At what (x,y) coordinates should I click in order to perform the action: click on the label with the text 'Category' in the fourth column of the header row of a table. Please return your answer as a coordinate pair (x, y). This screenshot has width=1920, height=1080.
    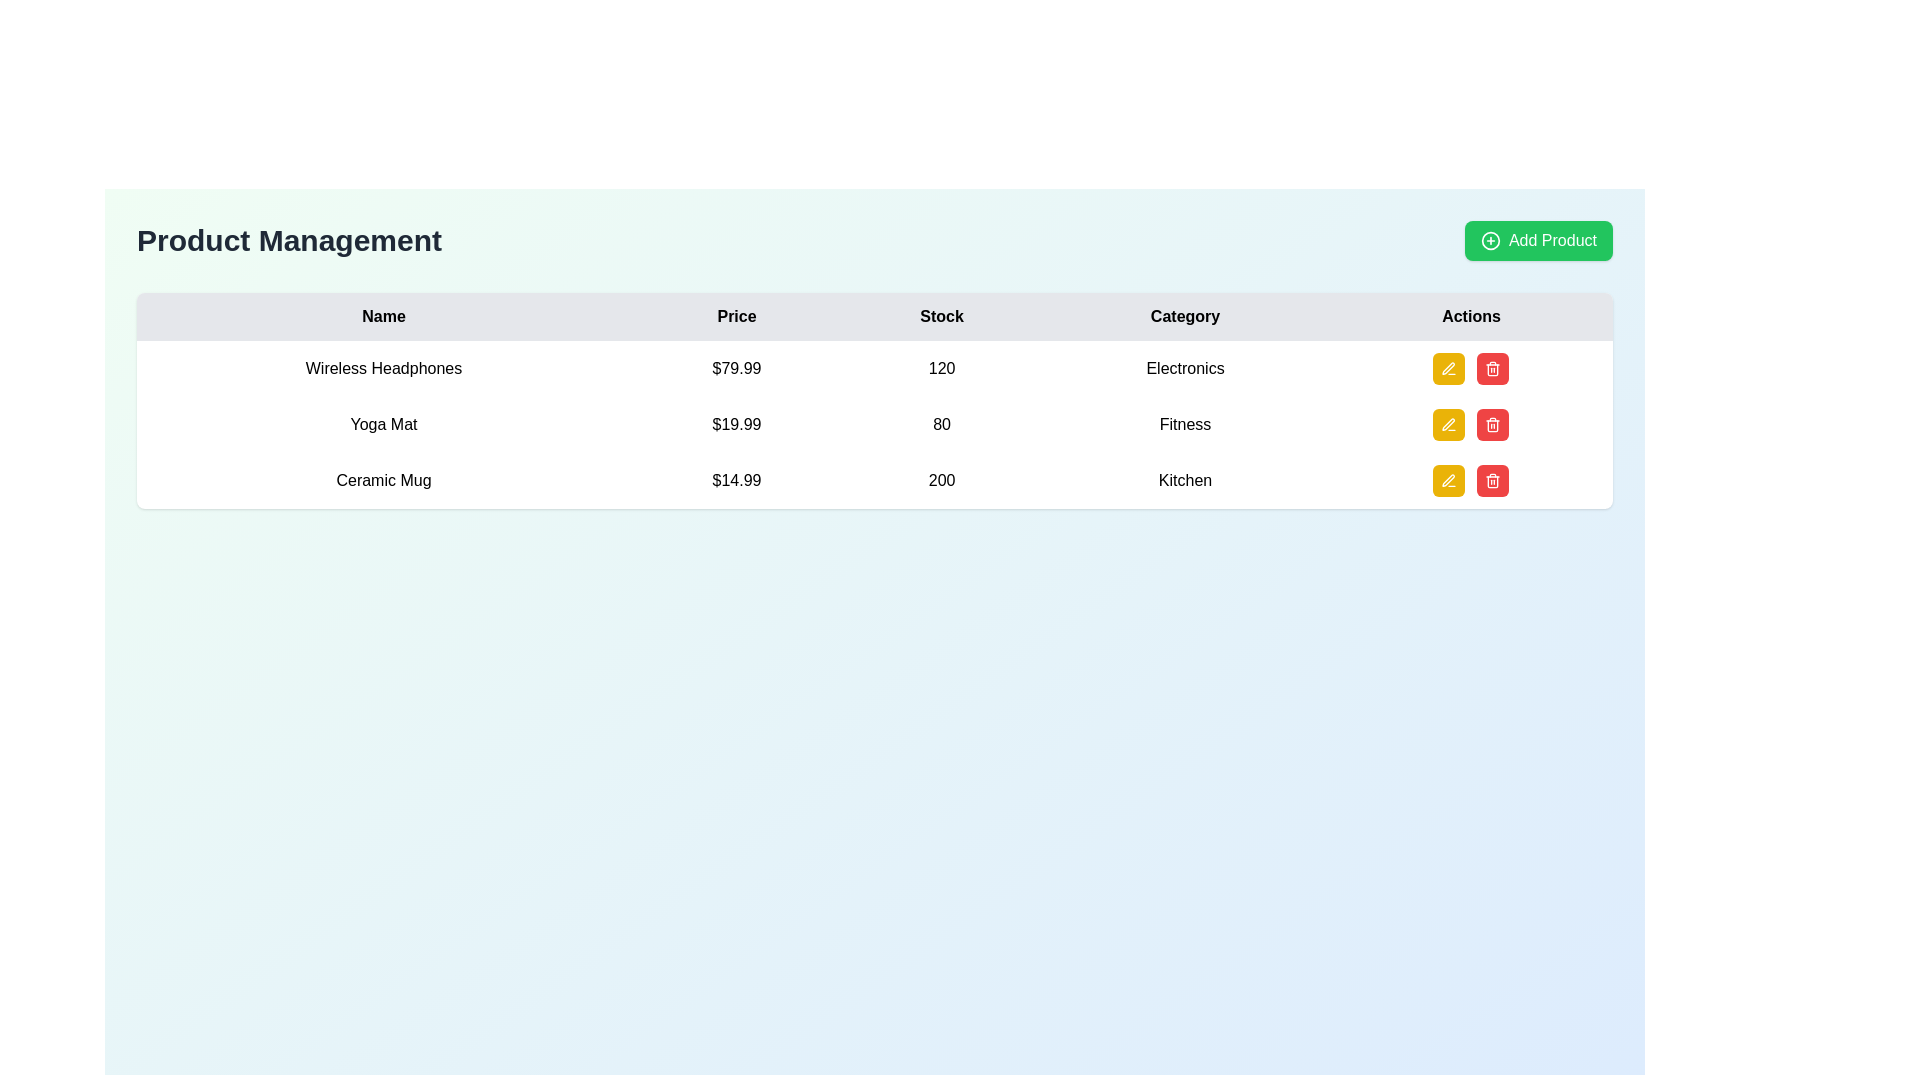
    Looking at the image, I should click on (1185, 315).